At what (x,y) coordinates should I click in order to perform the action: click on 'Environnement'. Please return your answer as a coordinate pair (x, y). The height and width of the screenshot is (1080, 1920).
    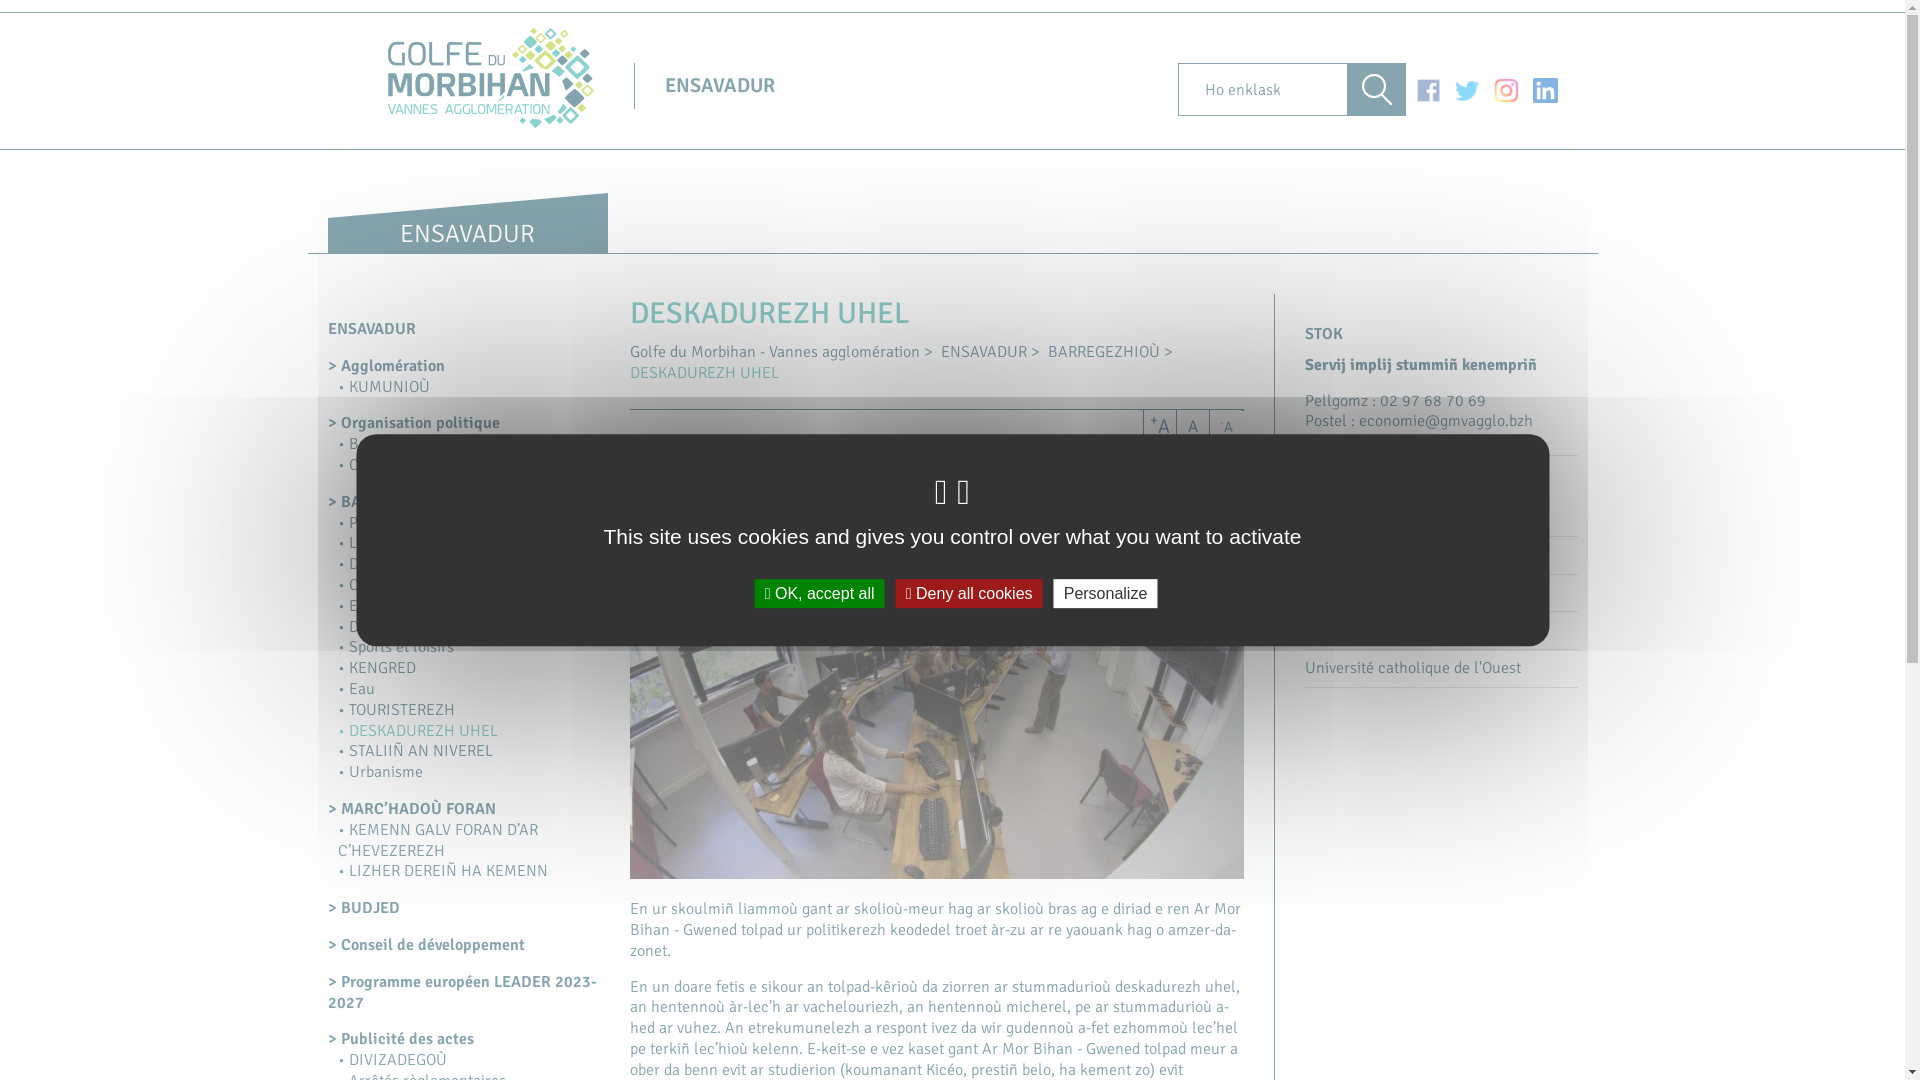
    Looking at the image, I should click on (395, 604).